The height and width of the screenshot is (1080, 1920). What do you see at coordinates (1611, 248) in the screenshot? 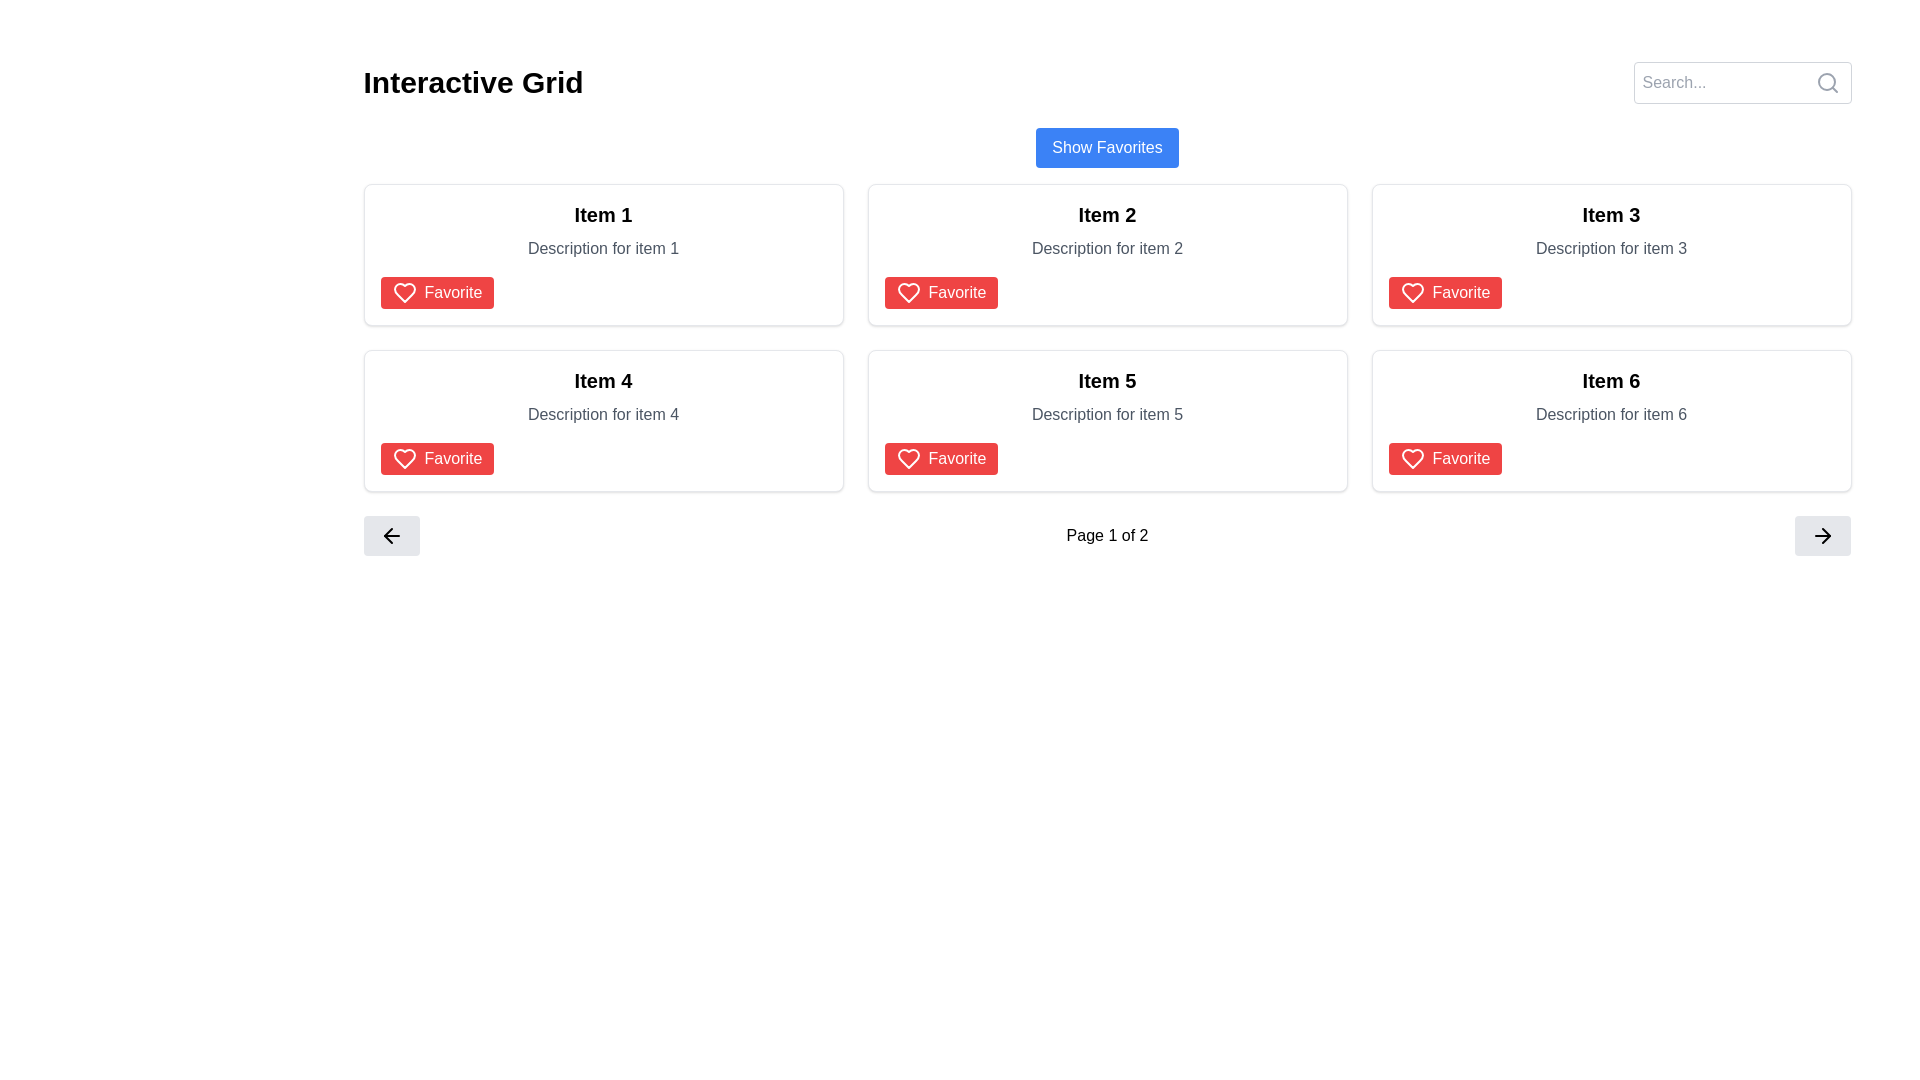
I see `the text label displaying 'Description for item 3' in light gray font, located beneath the heading 'Item 3' in the rightmost tile of the first row` at bounding box center [1611, 248].